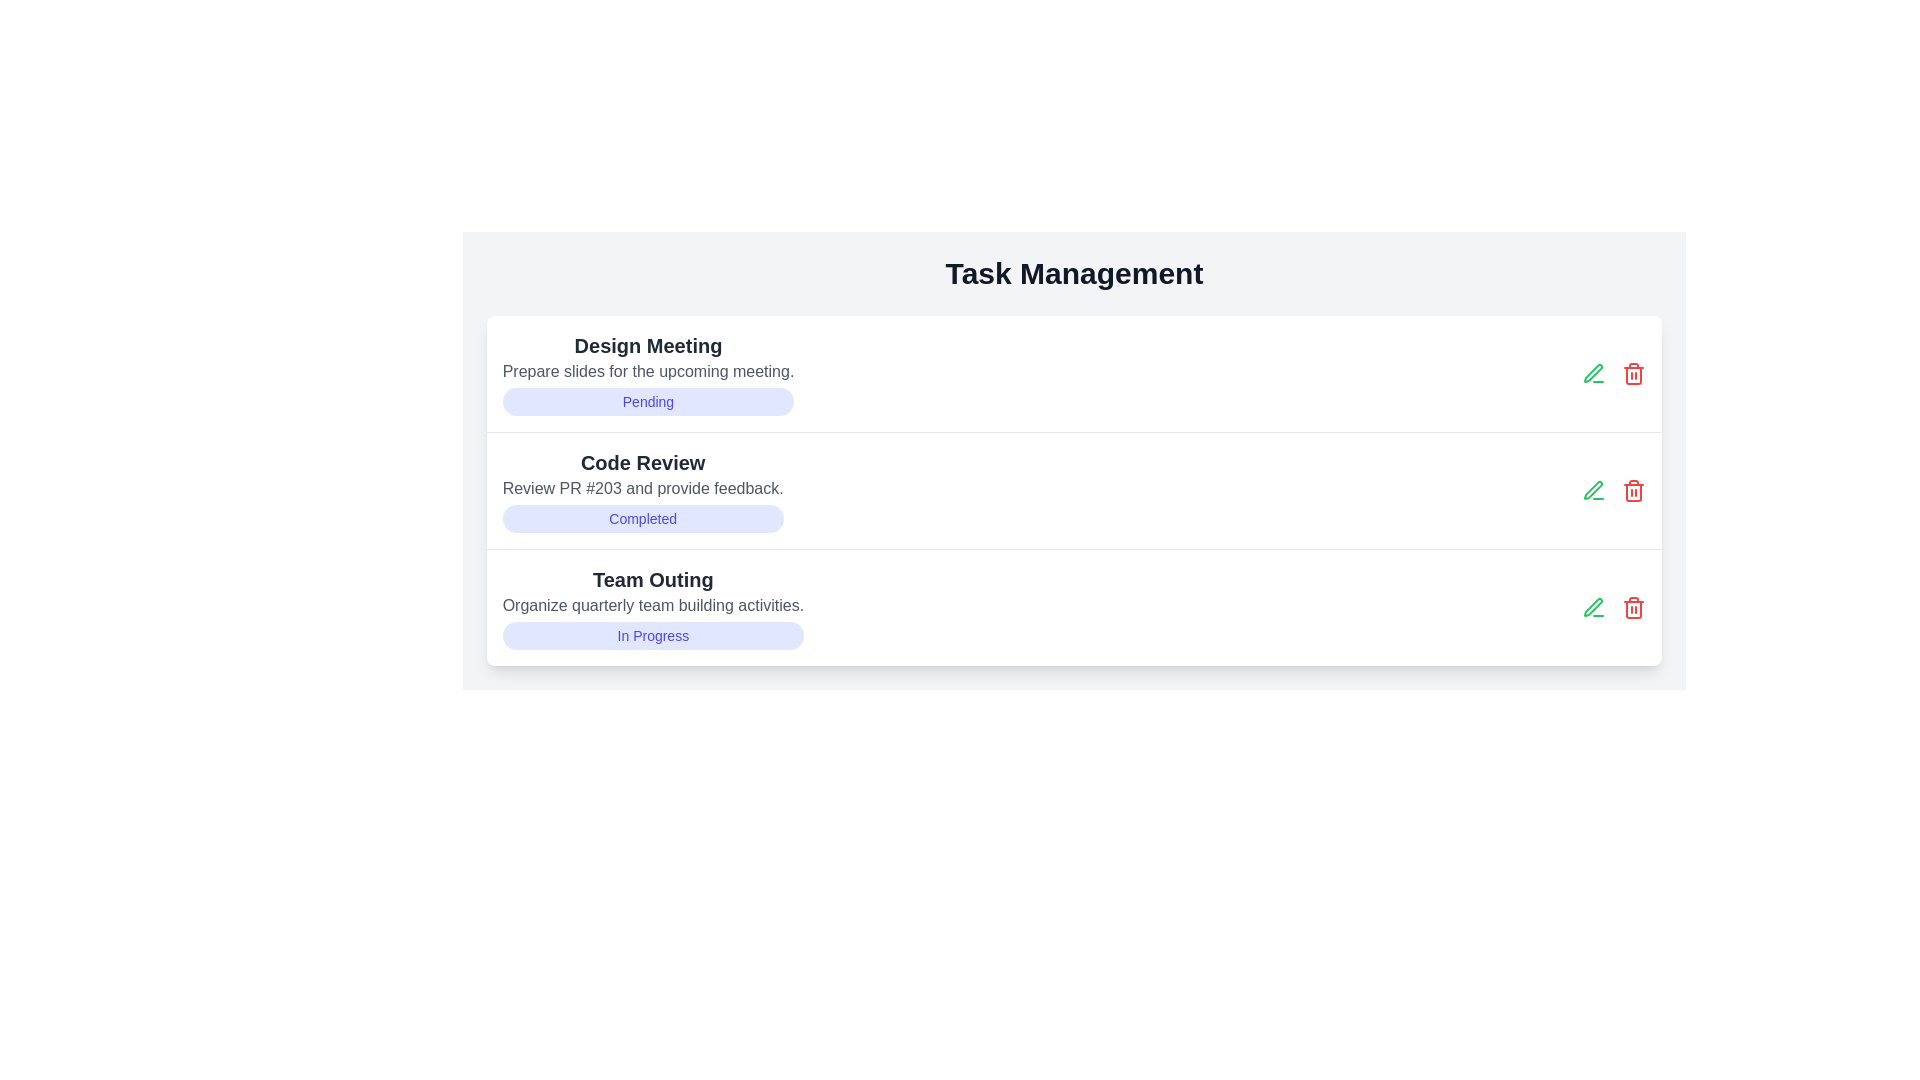  I want to click on the red trash can icon located on the right side of the interface next to the green pencil icon to initiate deletion, so click(1634, 607).